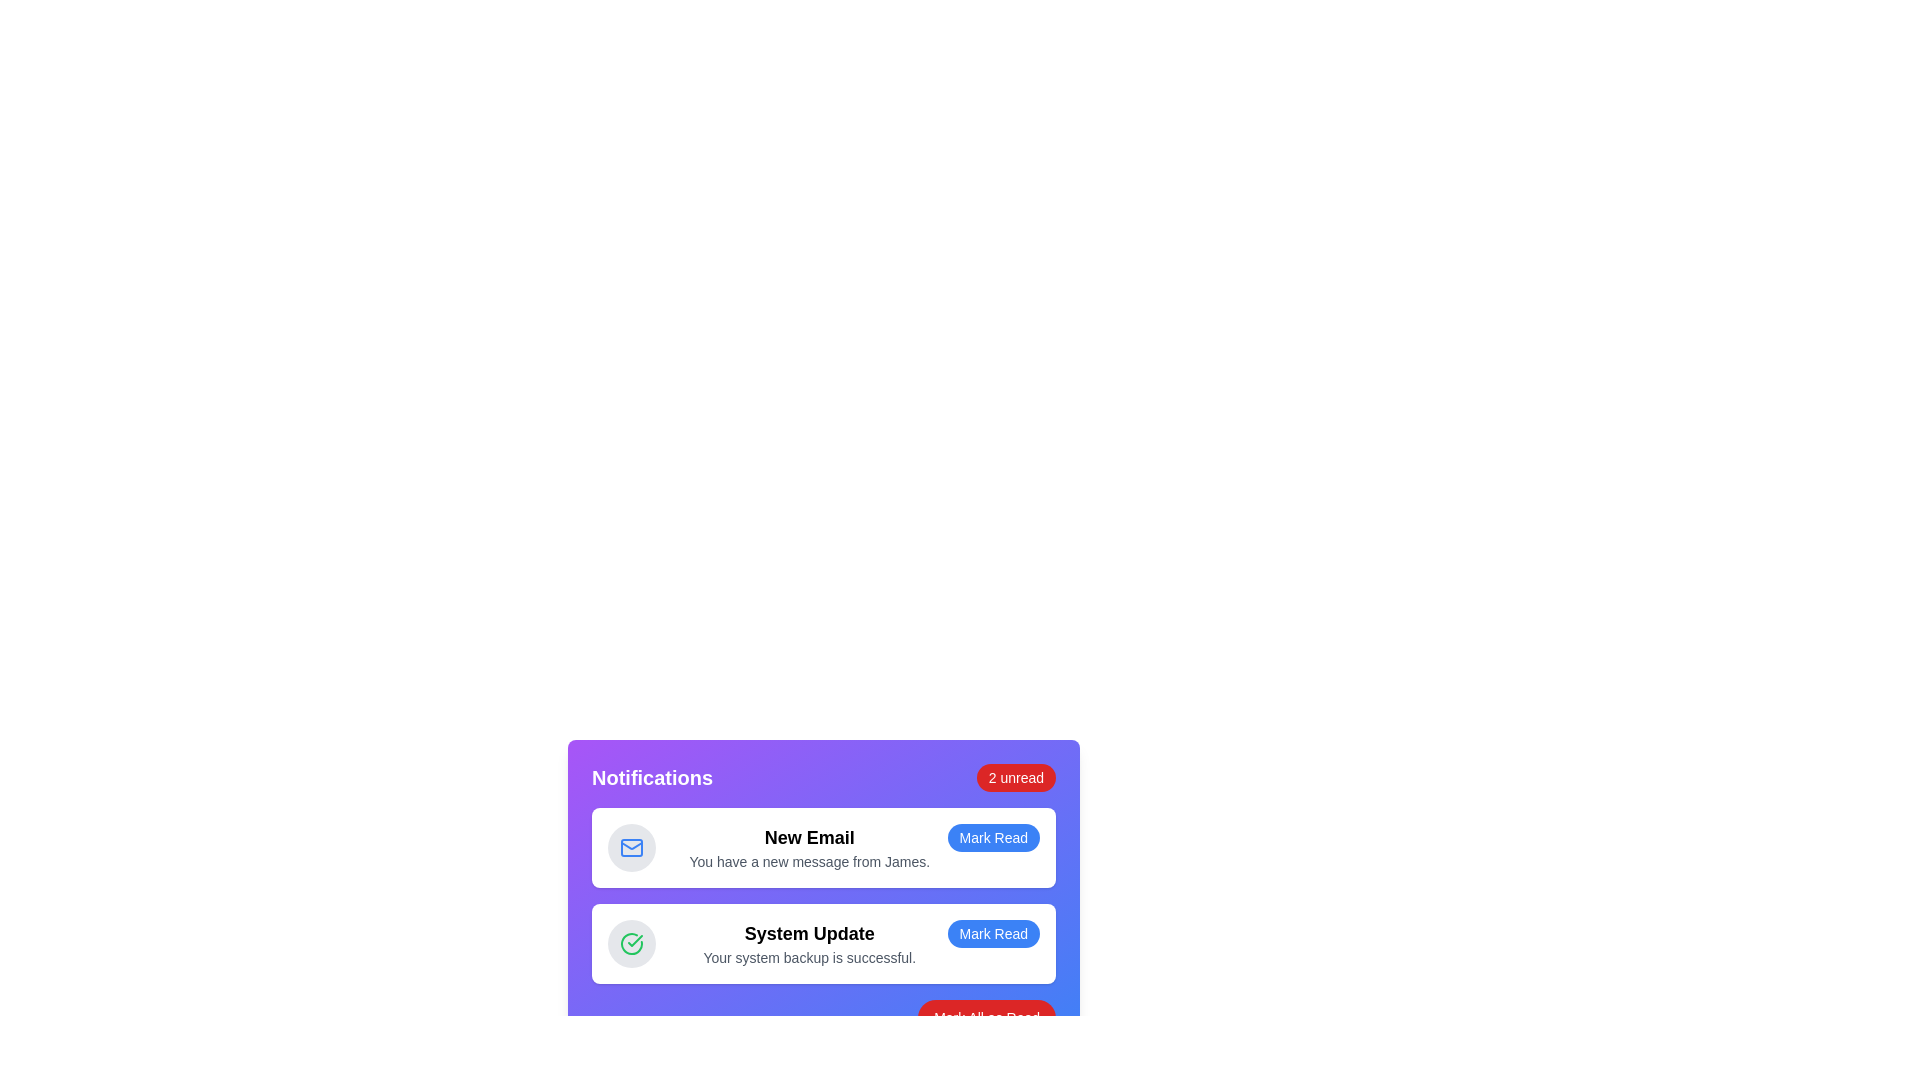 The image size is (1920, 1080). What do you see at coordinates (993, 933) in the screenshot?
I see `the 'Mark as Read' button located in the bottom-right corner of the notification card displaying 'System Update' and 'Your system backup is successful.'` at bounding box center [993, 933].